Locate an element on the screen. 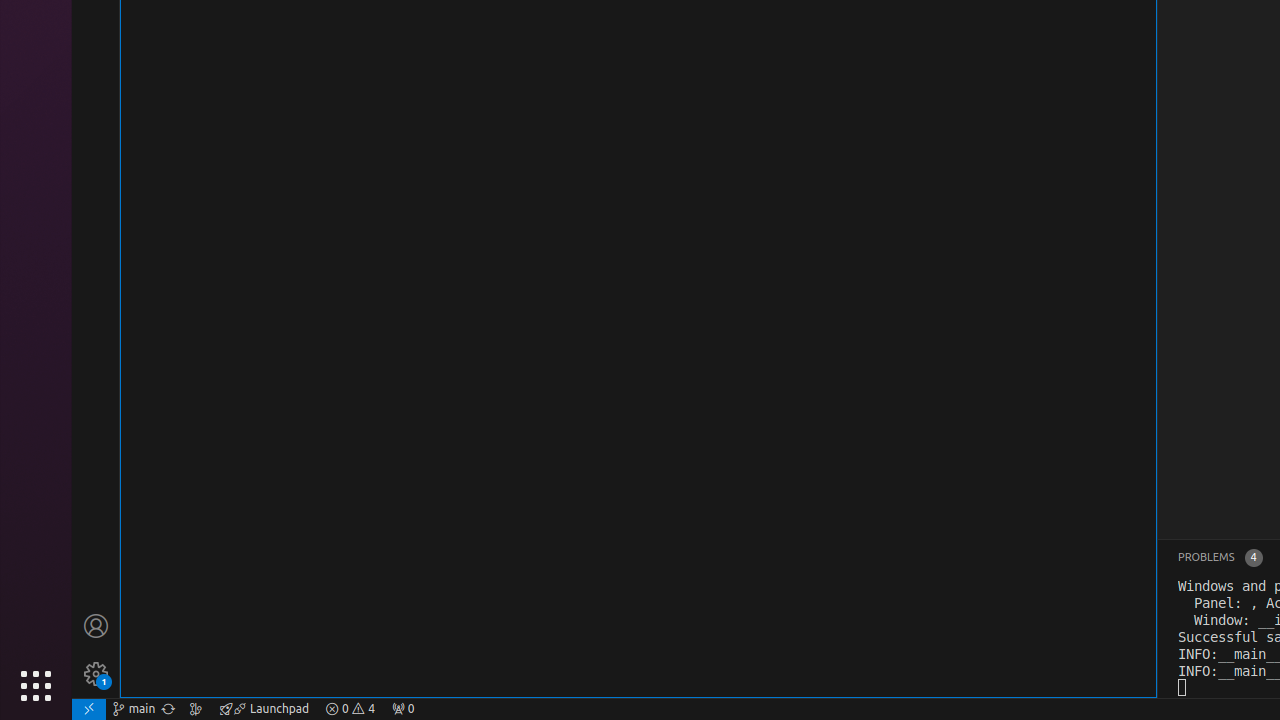 Image resolution: width=1280 pixels, height=720 pixels. 'No Ports Forwarded' is located at coordinates (401, 707).